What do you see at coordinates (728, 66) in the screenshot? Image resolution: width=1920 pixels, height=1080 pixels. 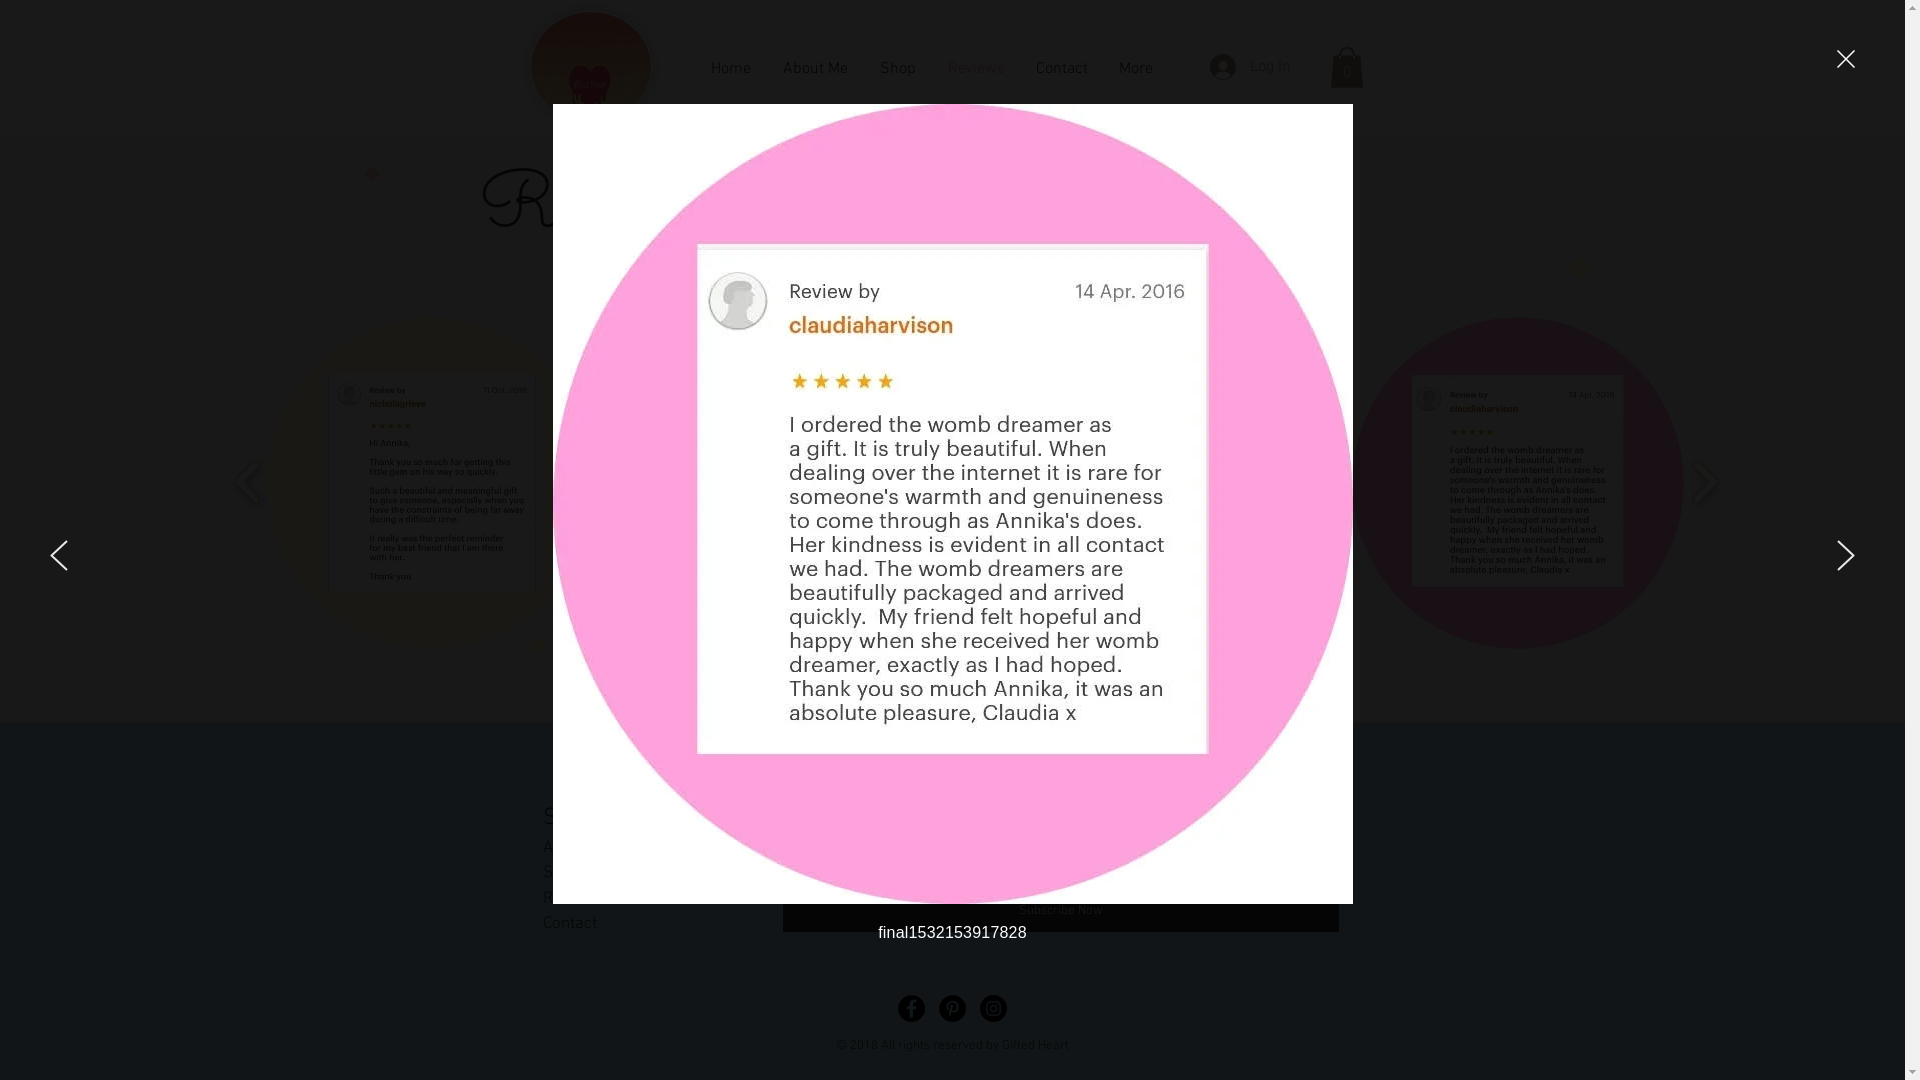 I see `'Home'` at bounding box center [728, 66].